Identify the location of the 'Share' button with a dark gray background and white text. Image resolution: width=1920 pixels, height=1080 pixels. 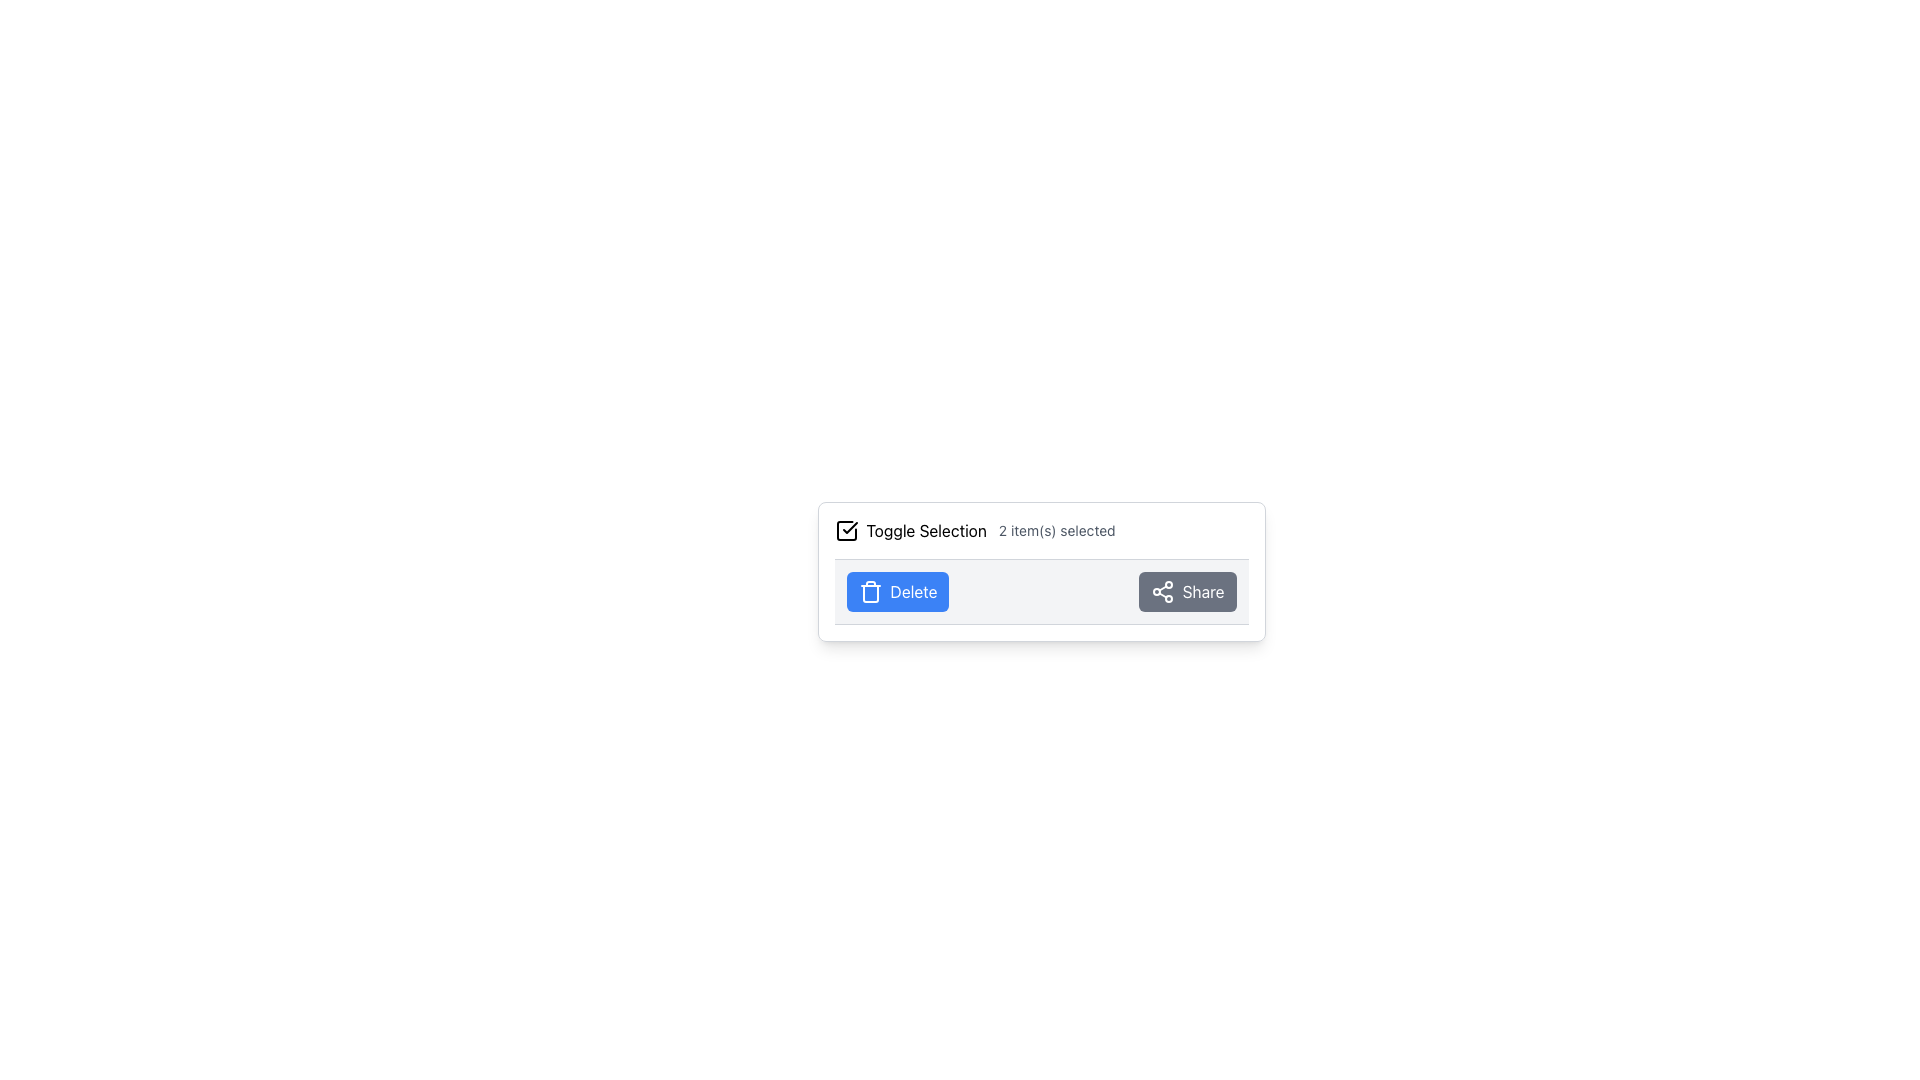
(1187, 590).